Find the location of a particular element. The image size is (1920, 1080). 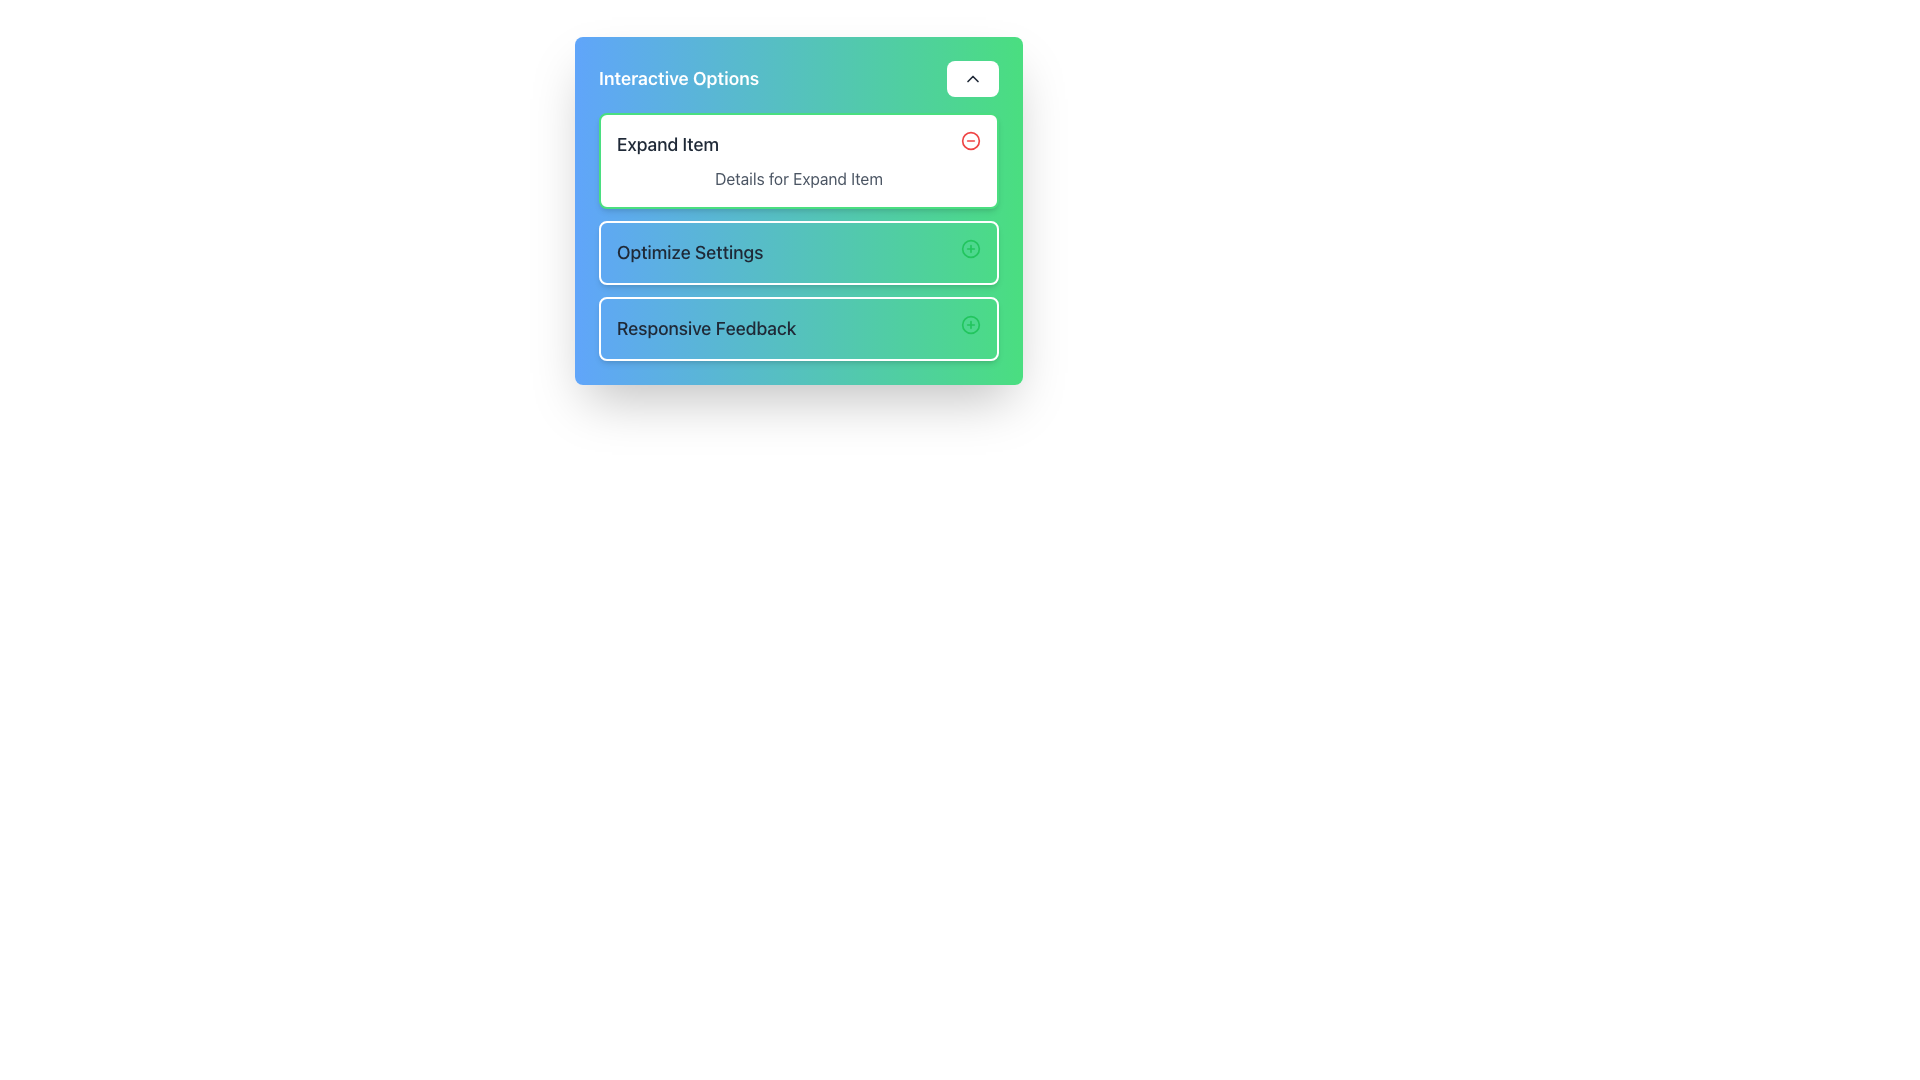

the 'Expand Item' Interactive Card, which is the topmost card in a vertical list of similar cards, to interact with it is located at coordinates (797, 160).